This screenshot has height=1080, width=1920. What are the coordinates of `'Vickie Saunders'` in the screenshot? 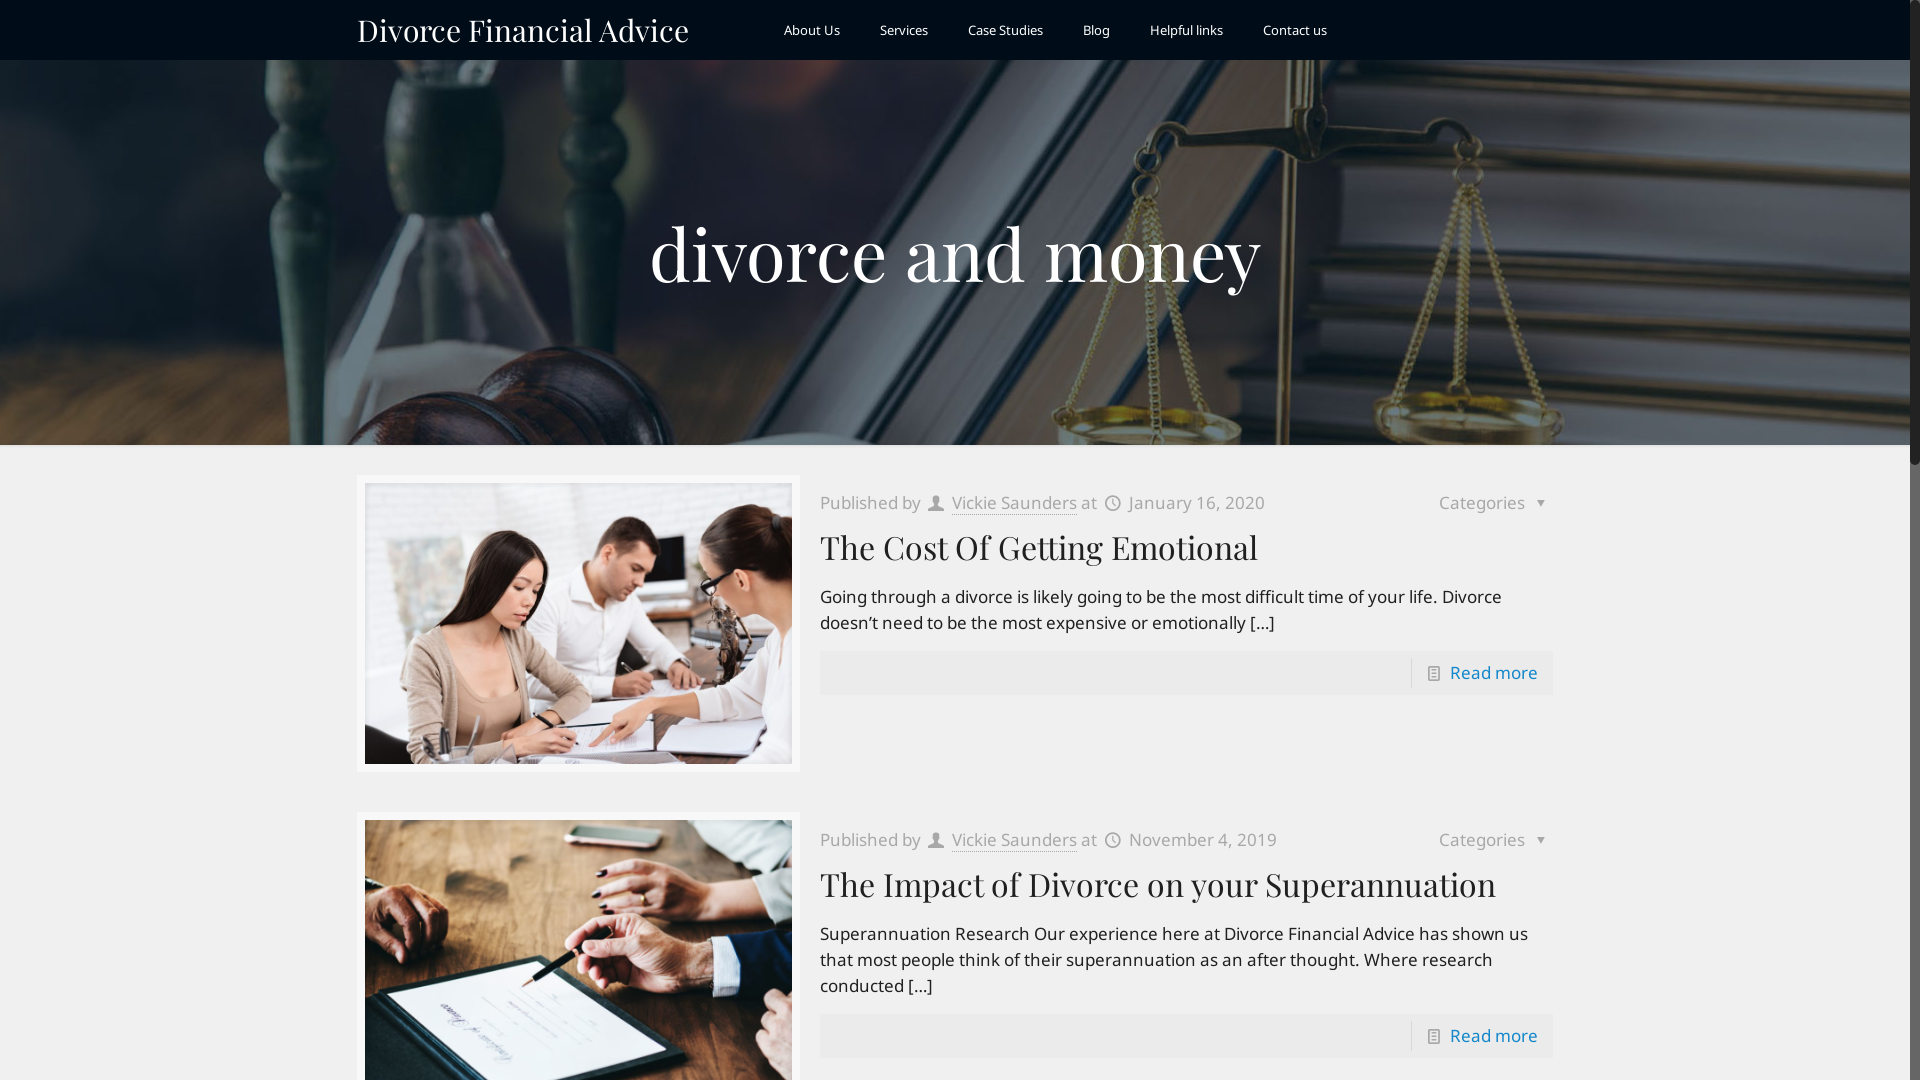 It's located at (1014, 501).